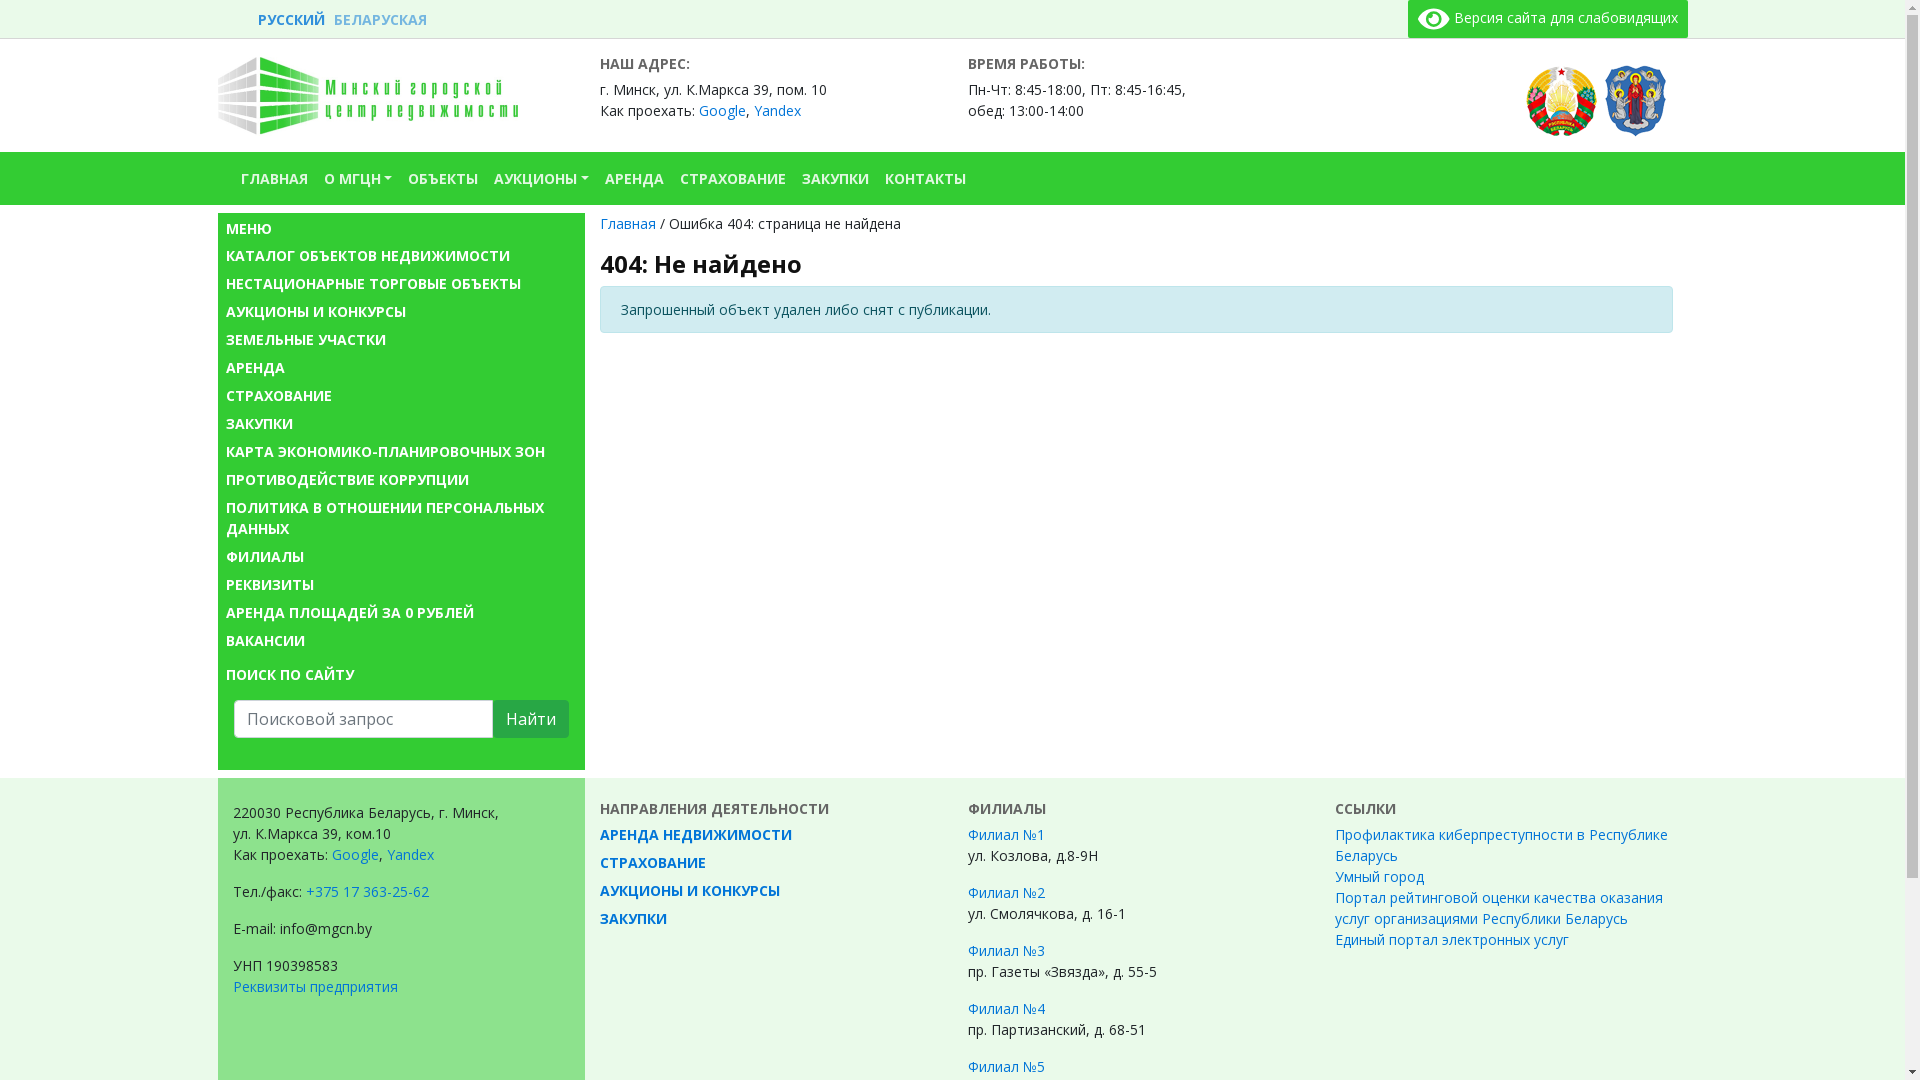 The image size is (1920, 1080). Describe the element at coordinates (776, 110) in the screenshot. I see `'Yandex'` at that location.